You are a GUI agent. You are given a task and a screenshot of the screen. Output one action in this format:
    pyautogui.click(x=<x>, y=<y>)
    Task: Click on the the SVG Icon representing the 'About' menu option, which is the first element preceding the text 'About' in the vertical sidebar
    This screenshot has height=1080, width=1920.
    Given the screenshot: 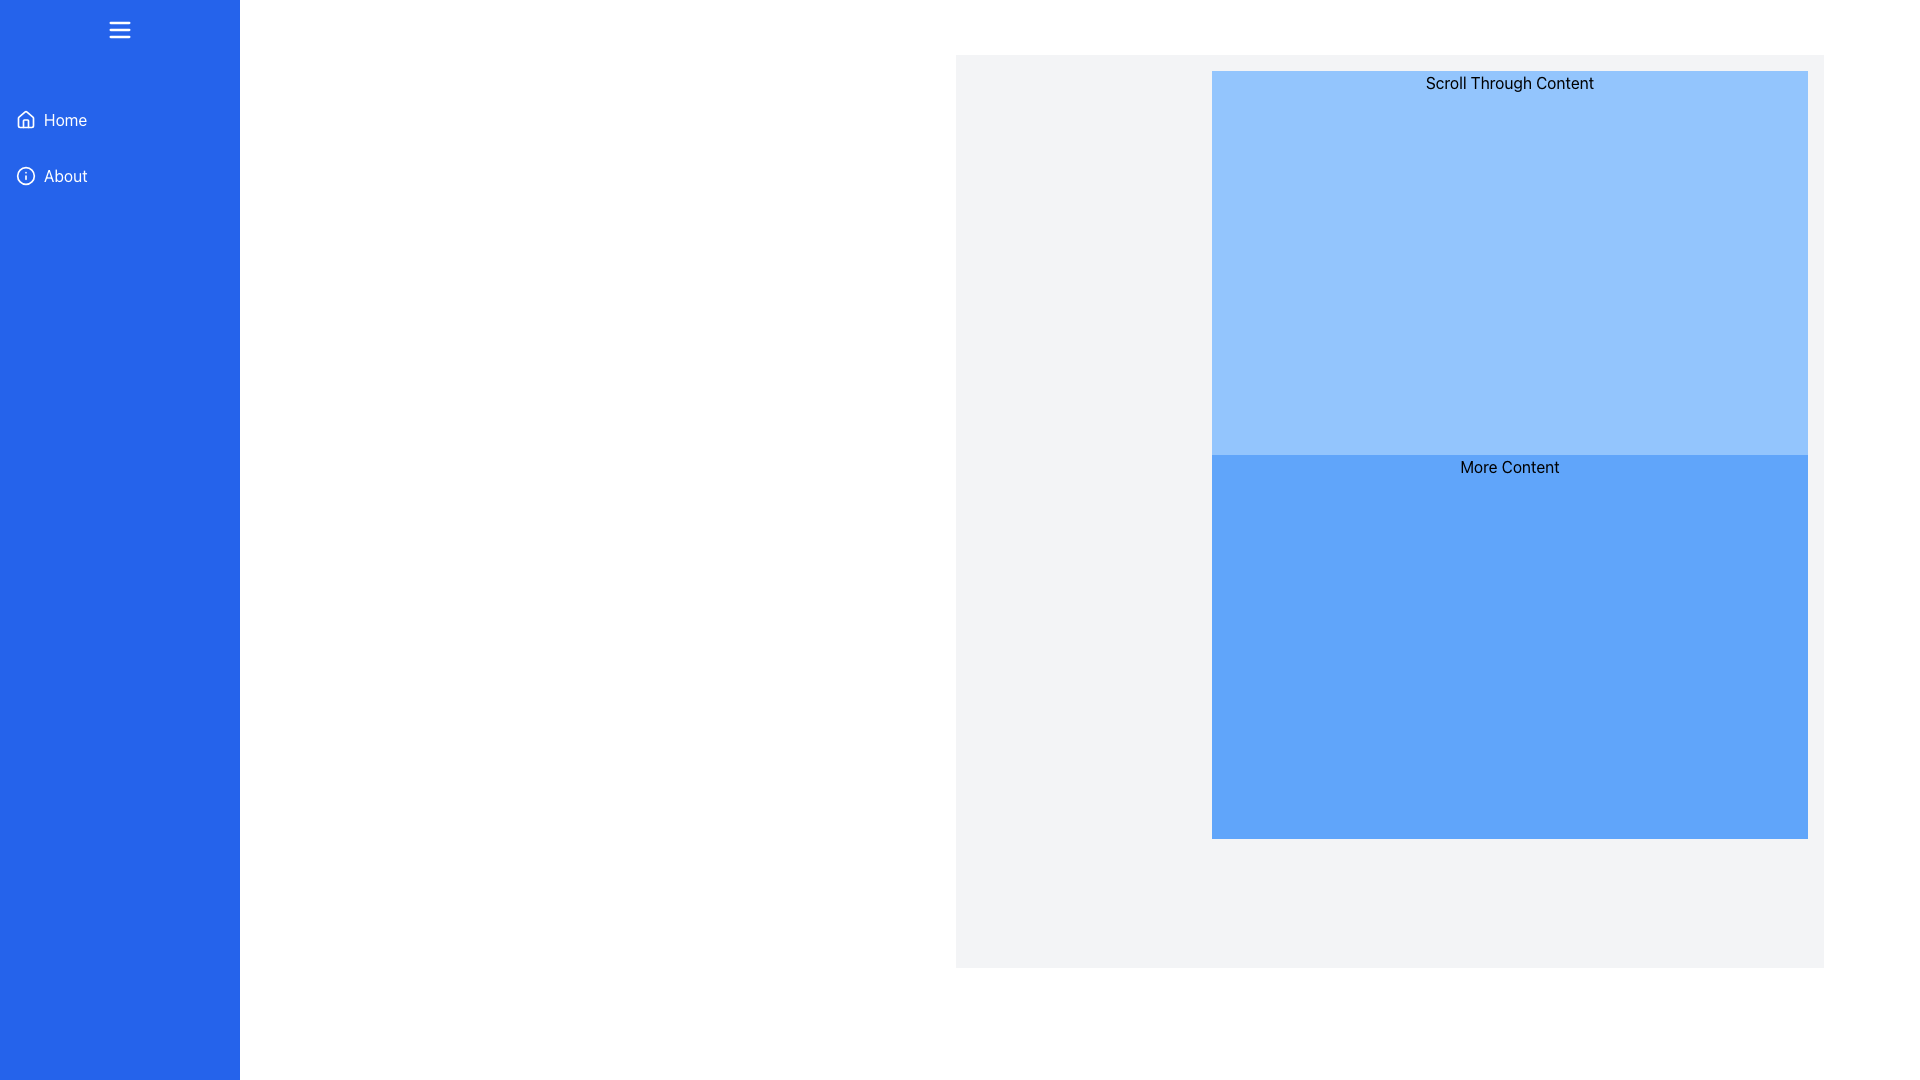 What is the action you would take?
    pyautogui.click(x=25, y=175)
    